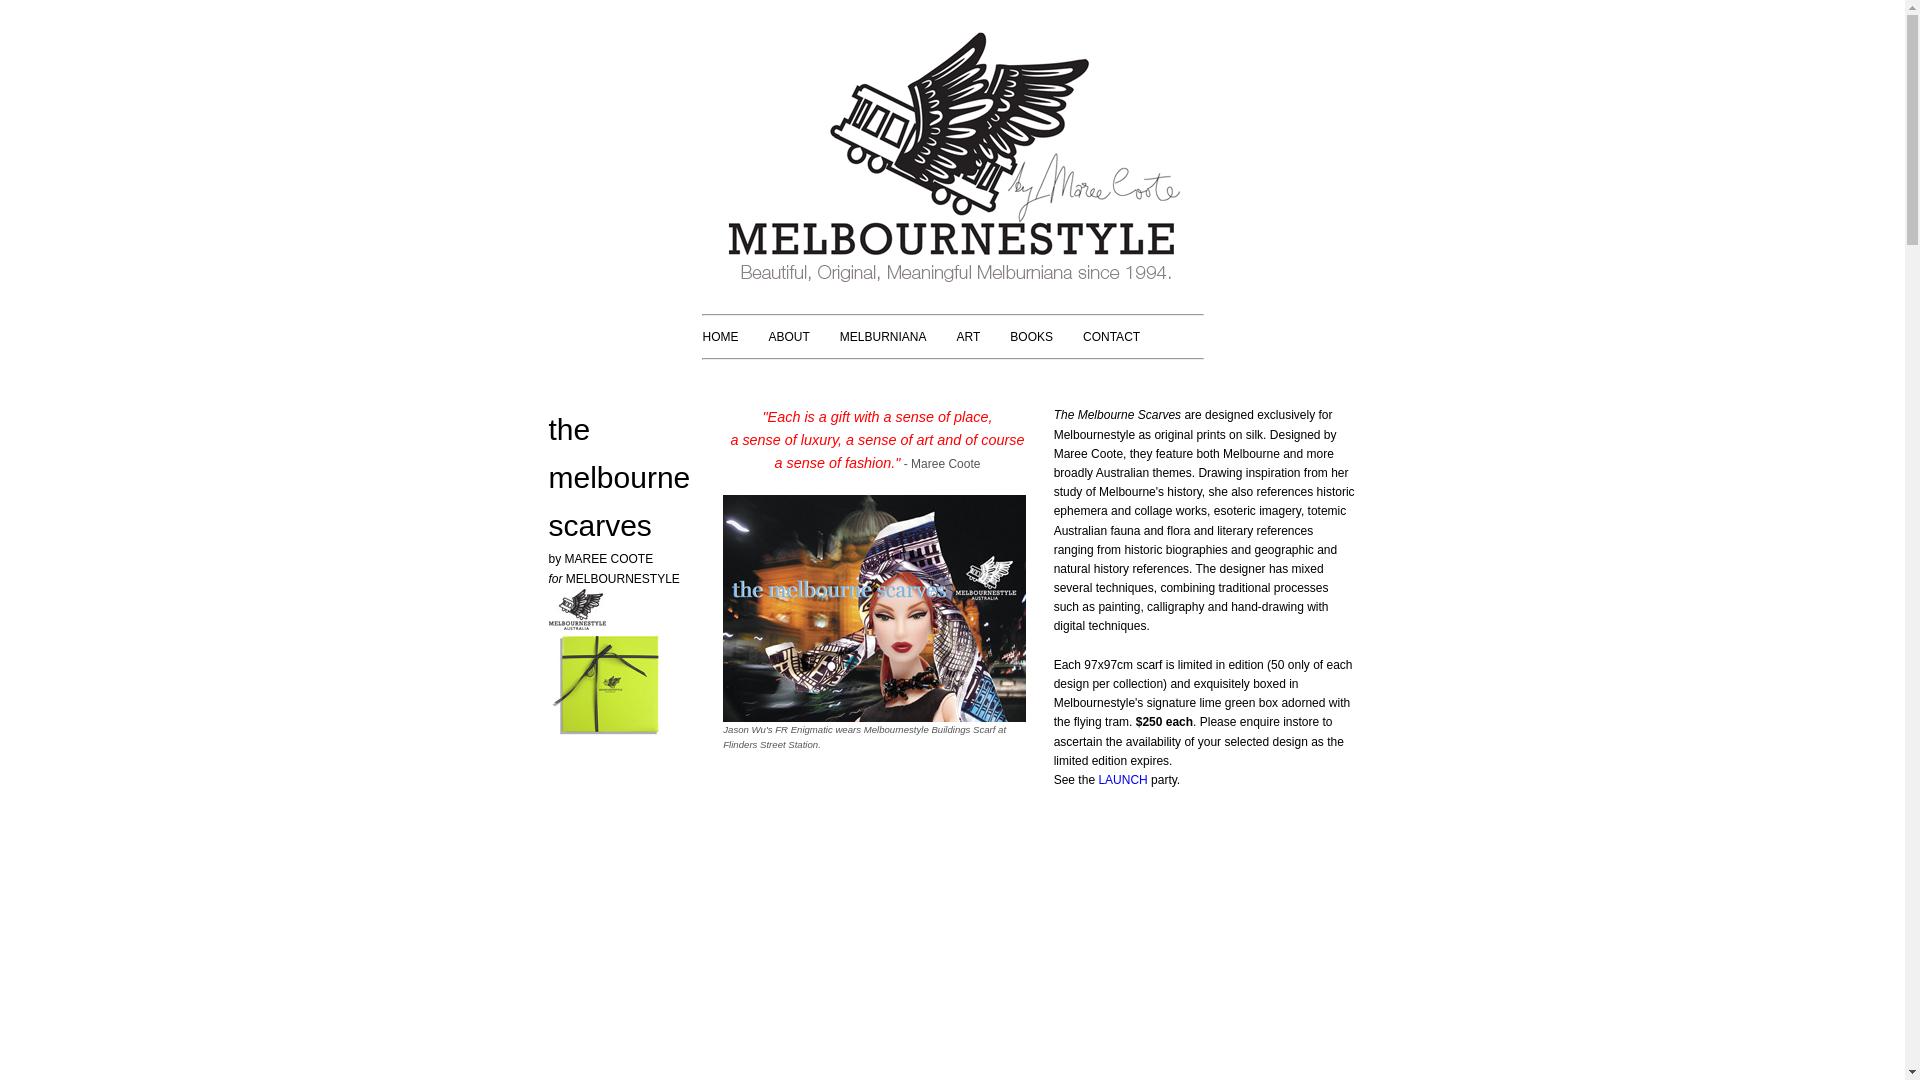  Describe the element at coordinates (720, 335) in the screenshot. I see `'HOME'` at that location.